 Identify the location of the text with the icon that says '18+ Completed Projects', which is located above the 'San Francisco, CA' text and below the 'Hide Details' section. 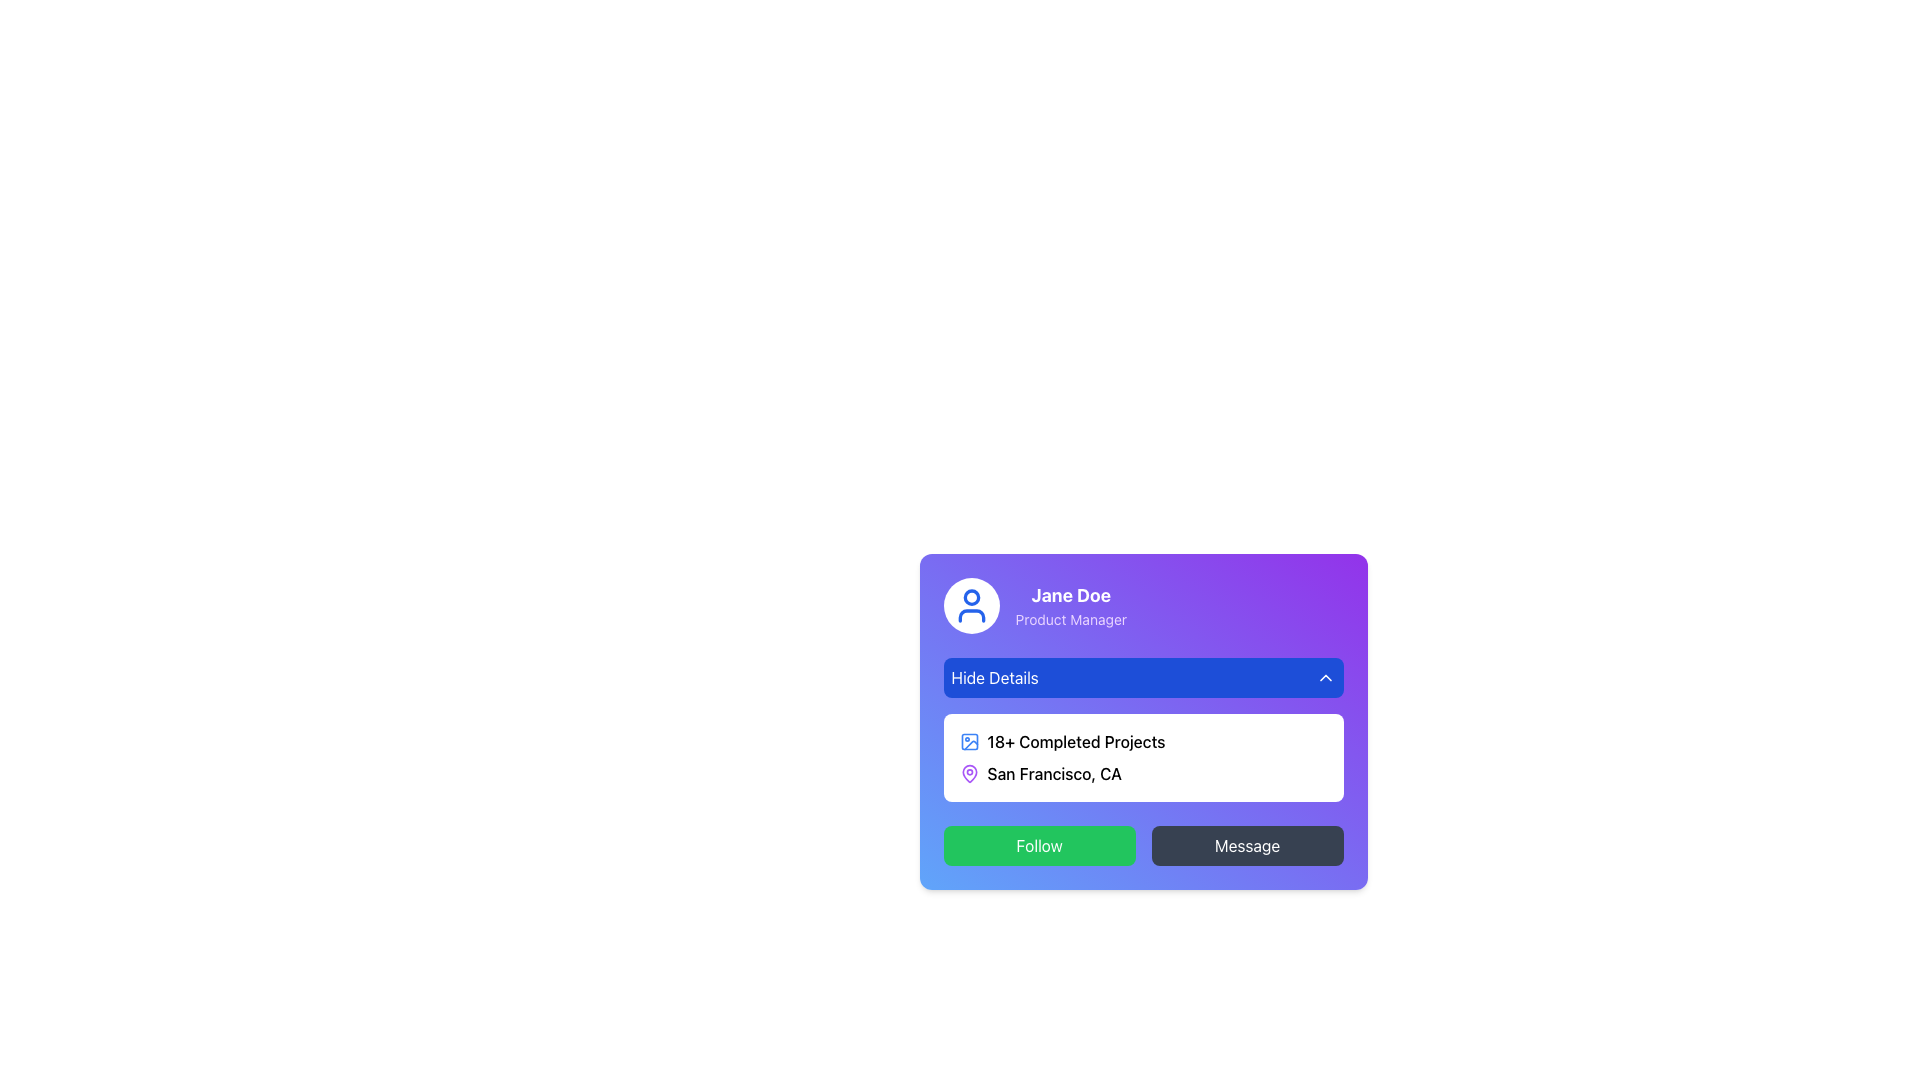
(1143, 741).